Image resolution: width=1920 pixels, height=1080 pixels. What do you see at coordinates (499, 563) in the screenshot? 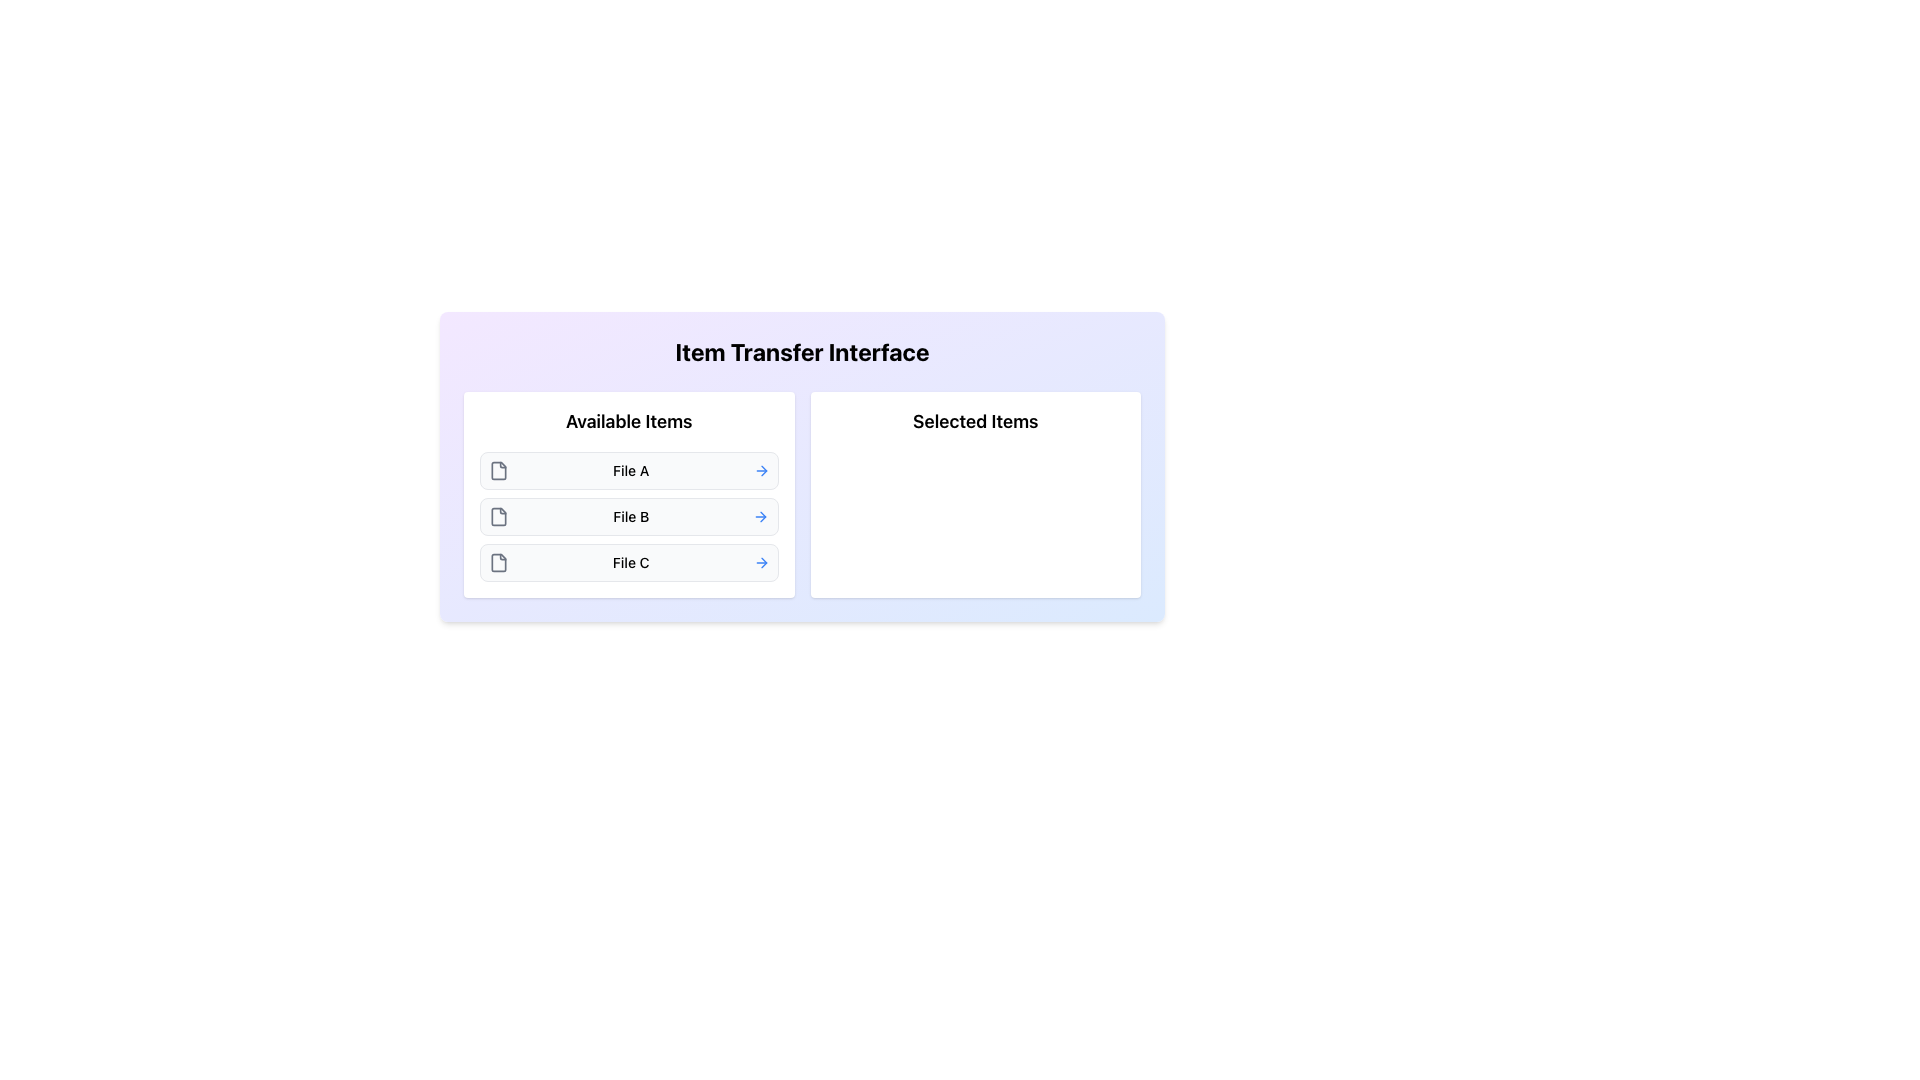
I see `the file icon representing 'File C', which is the third item in the vertical stack under the 'Available Items' section` at bounding box center [499, 563].